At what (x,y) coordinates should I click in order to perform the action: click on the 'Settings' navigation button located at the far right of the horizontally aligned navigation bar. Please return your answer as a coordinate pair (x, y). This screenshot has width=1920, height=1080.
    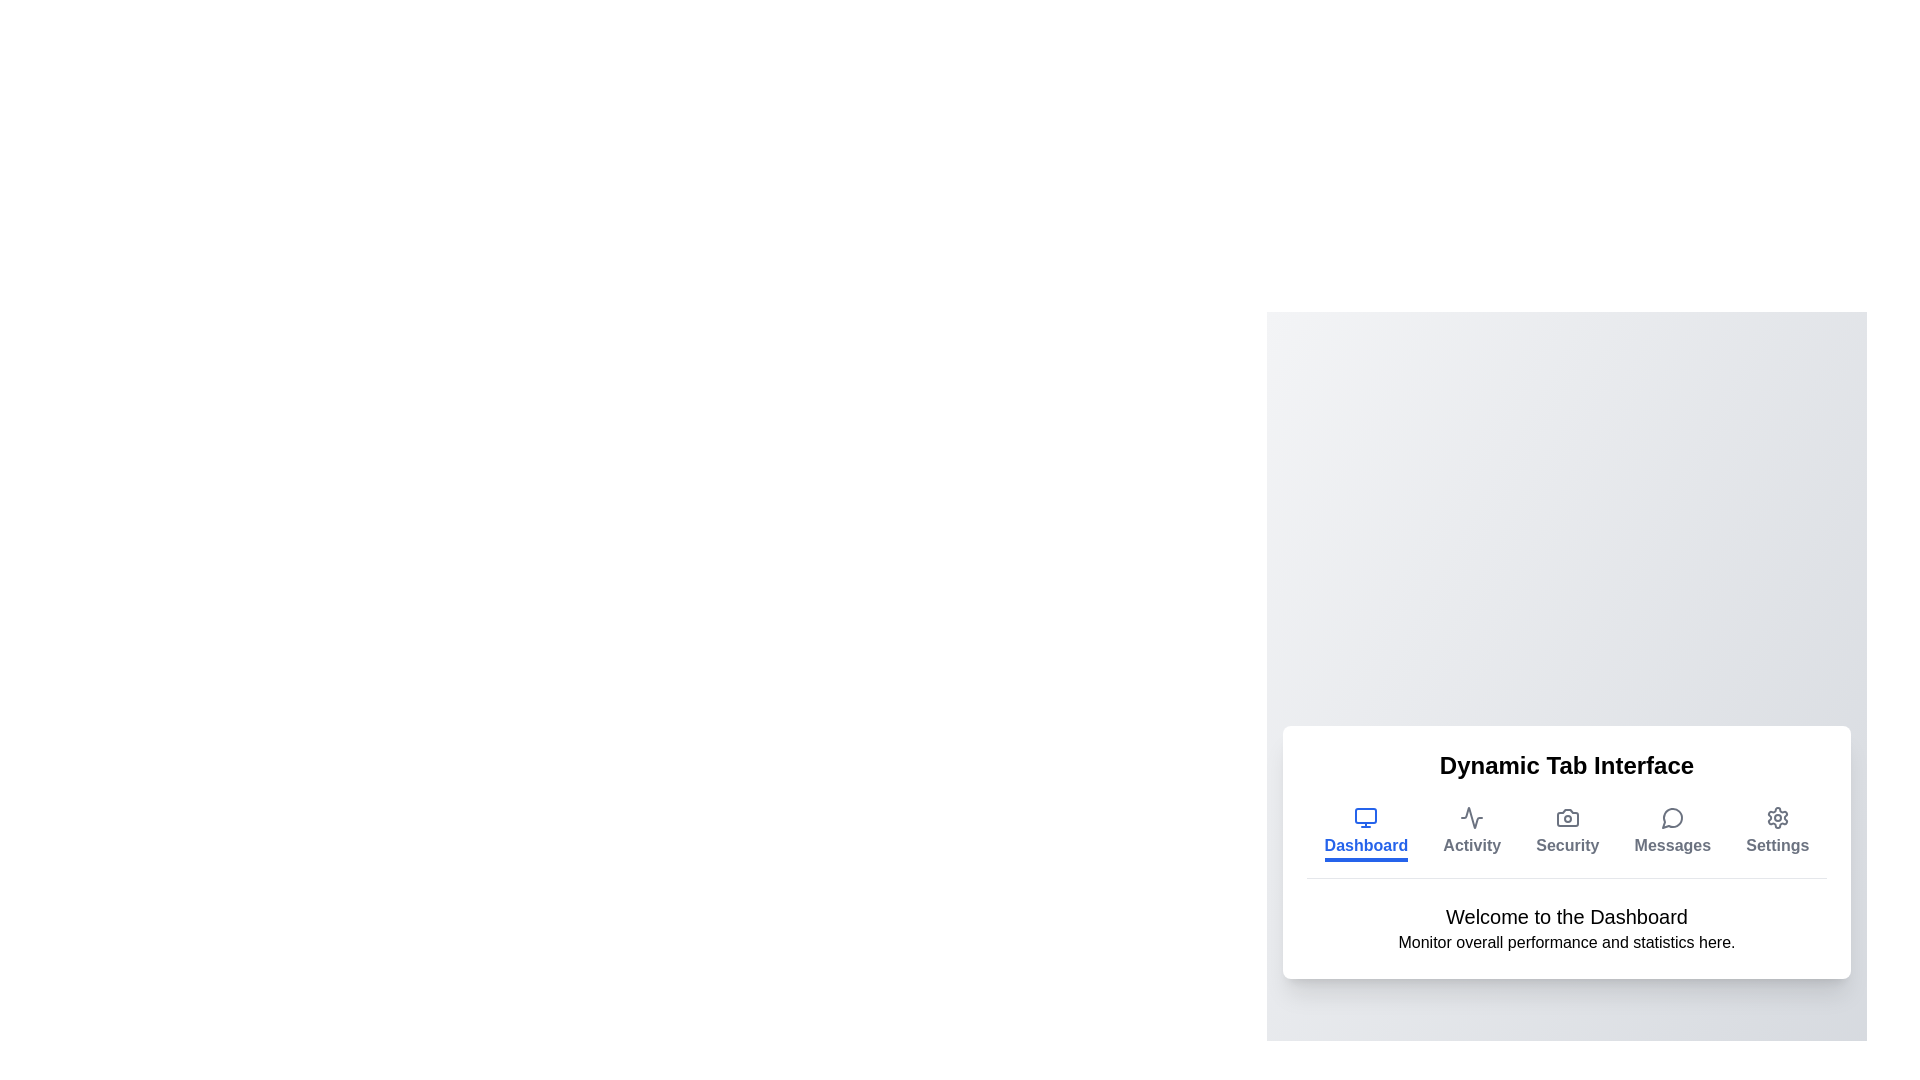
    Looking at the image, I should click on (1777, 833).